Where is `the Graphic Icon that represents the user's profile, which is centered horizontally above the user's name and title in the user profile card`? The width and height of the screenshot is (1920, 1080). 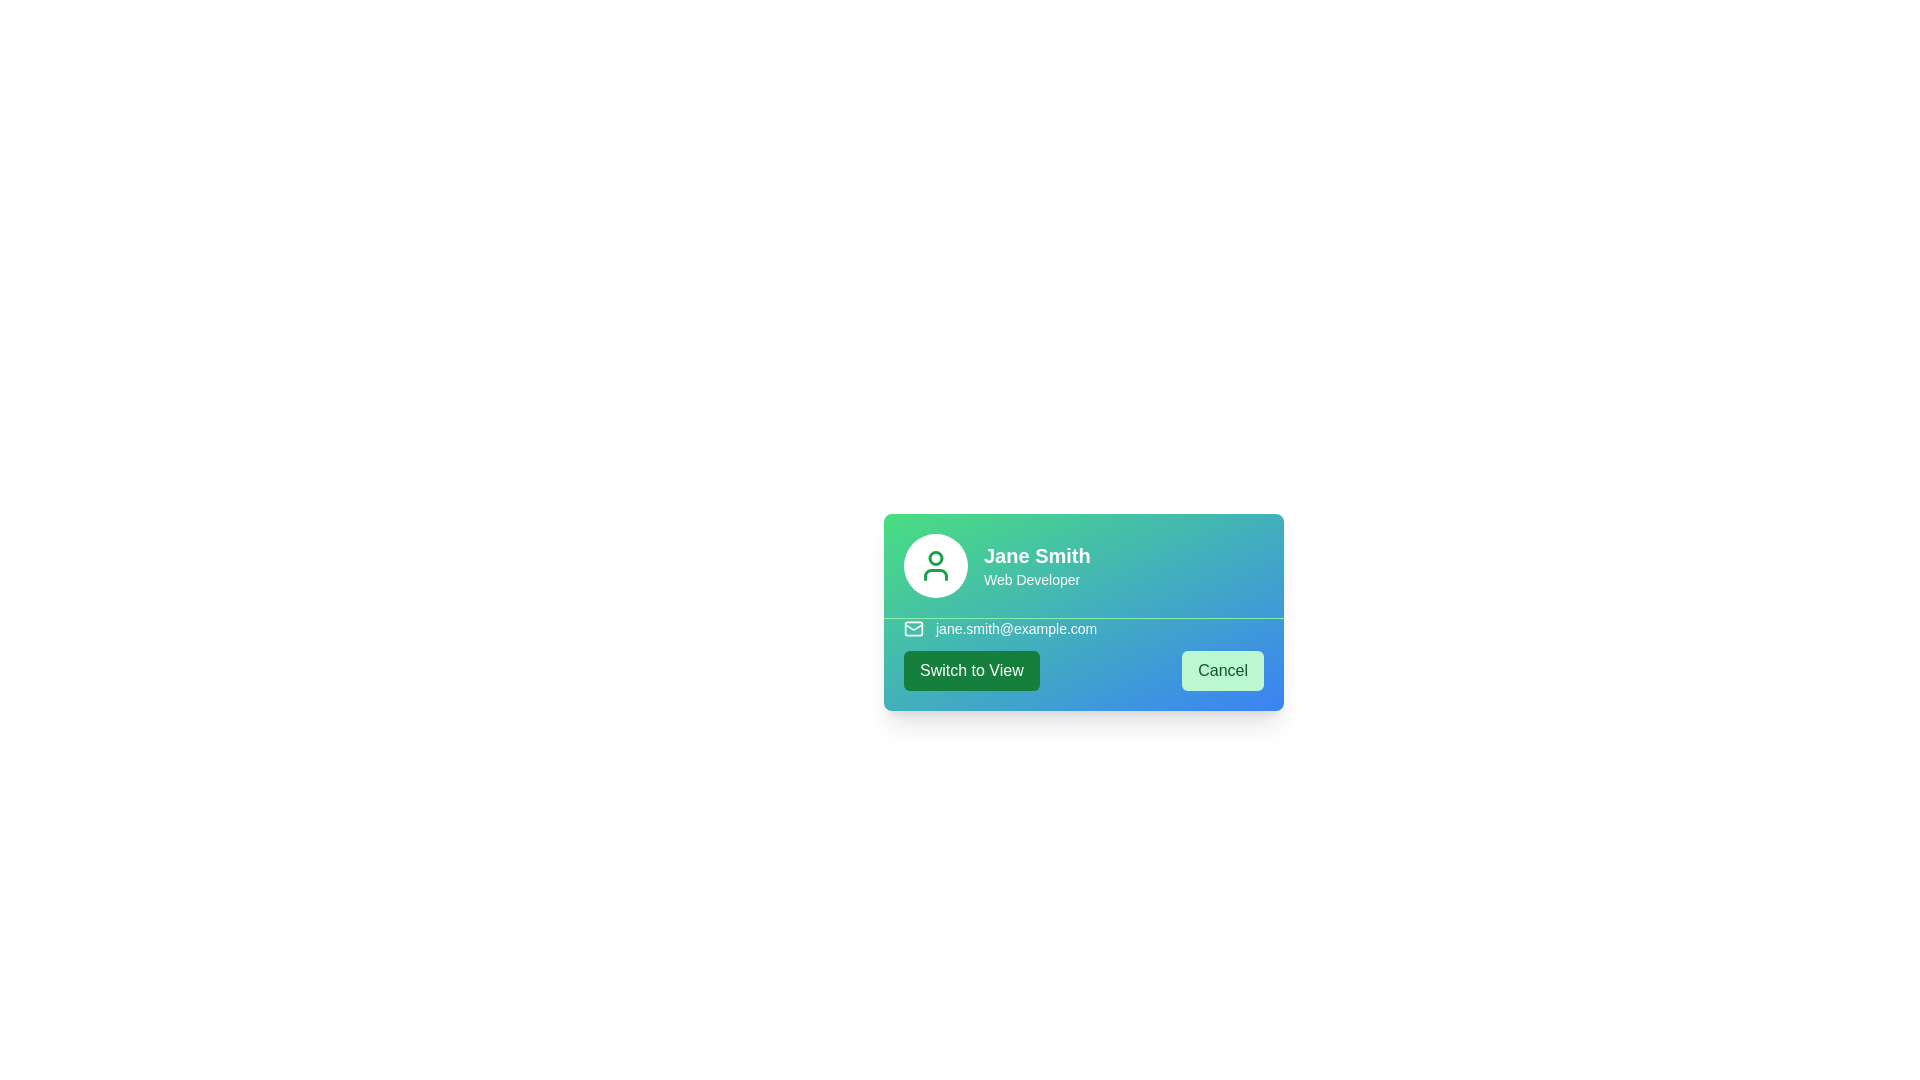
the Graphic Icon that represents the user's profile, which is centered horizontally above the user's name and title in the user profile card is located at coordinates (935, 558).